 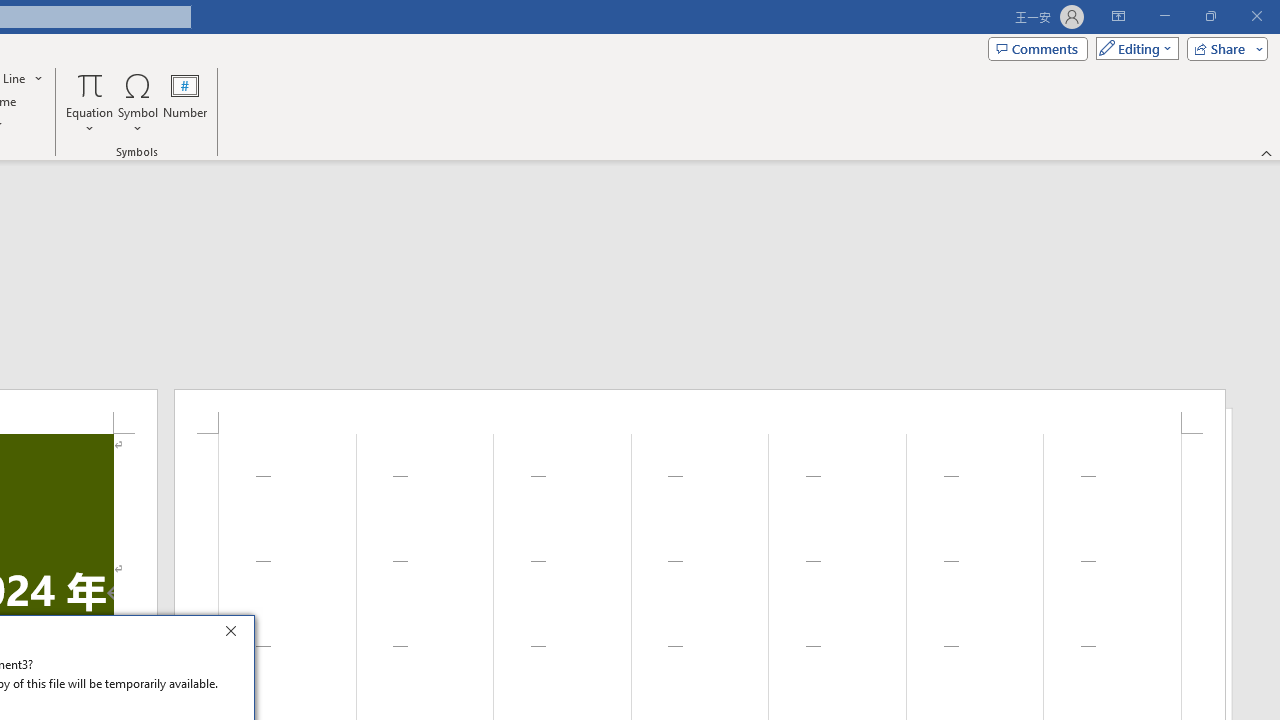 I want to click on 'Number...', so click(x=185, y=103).